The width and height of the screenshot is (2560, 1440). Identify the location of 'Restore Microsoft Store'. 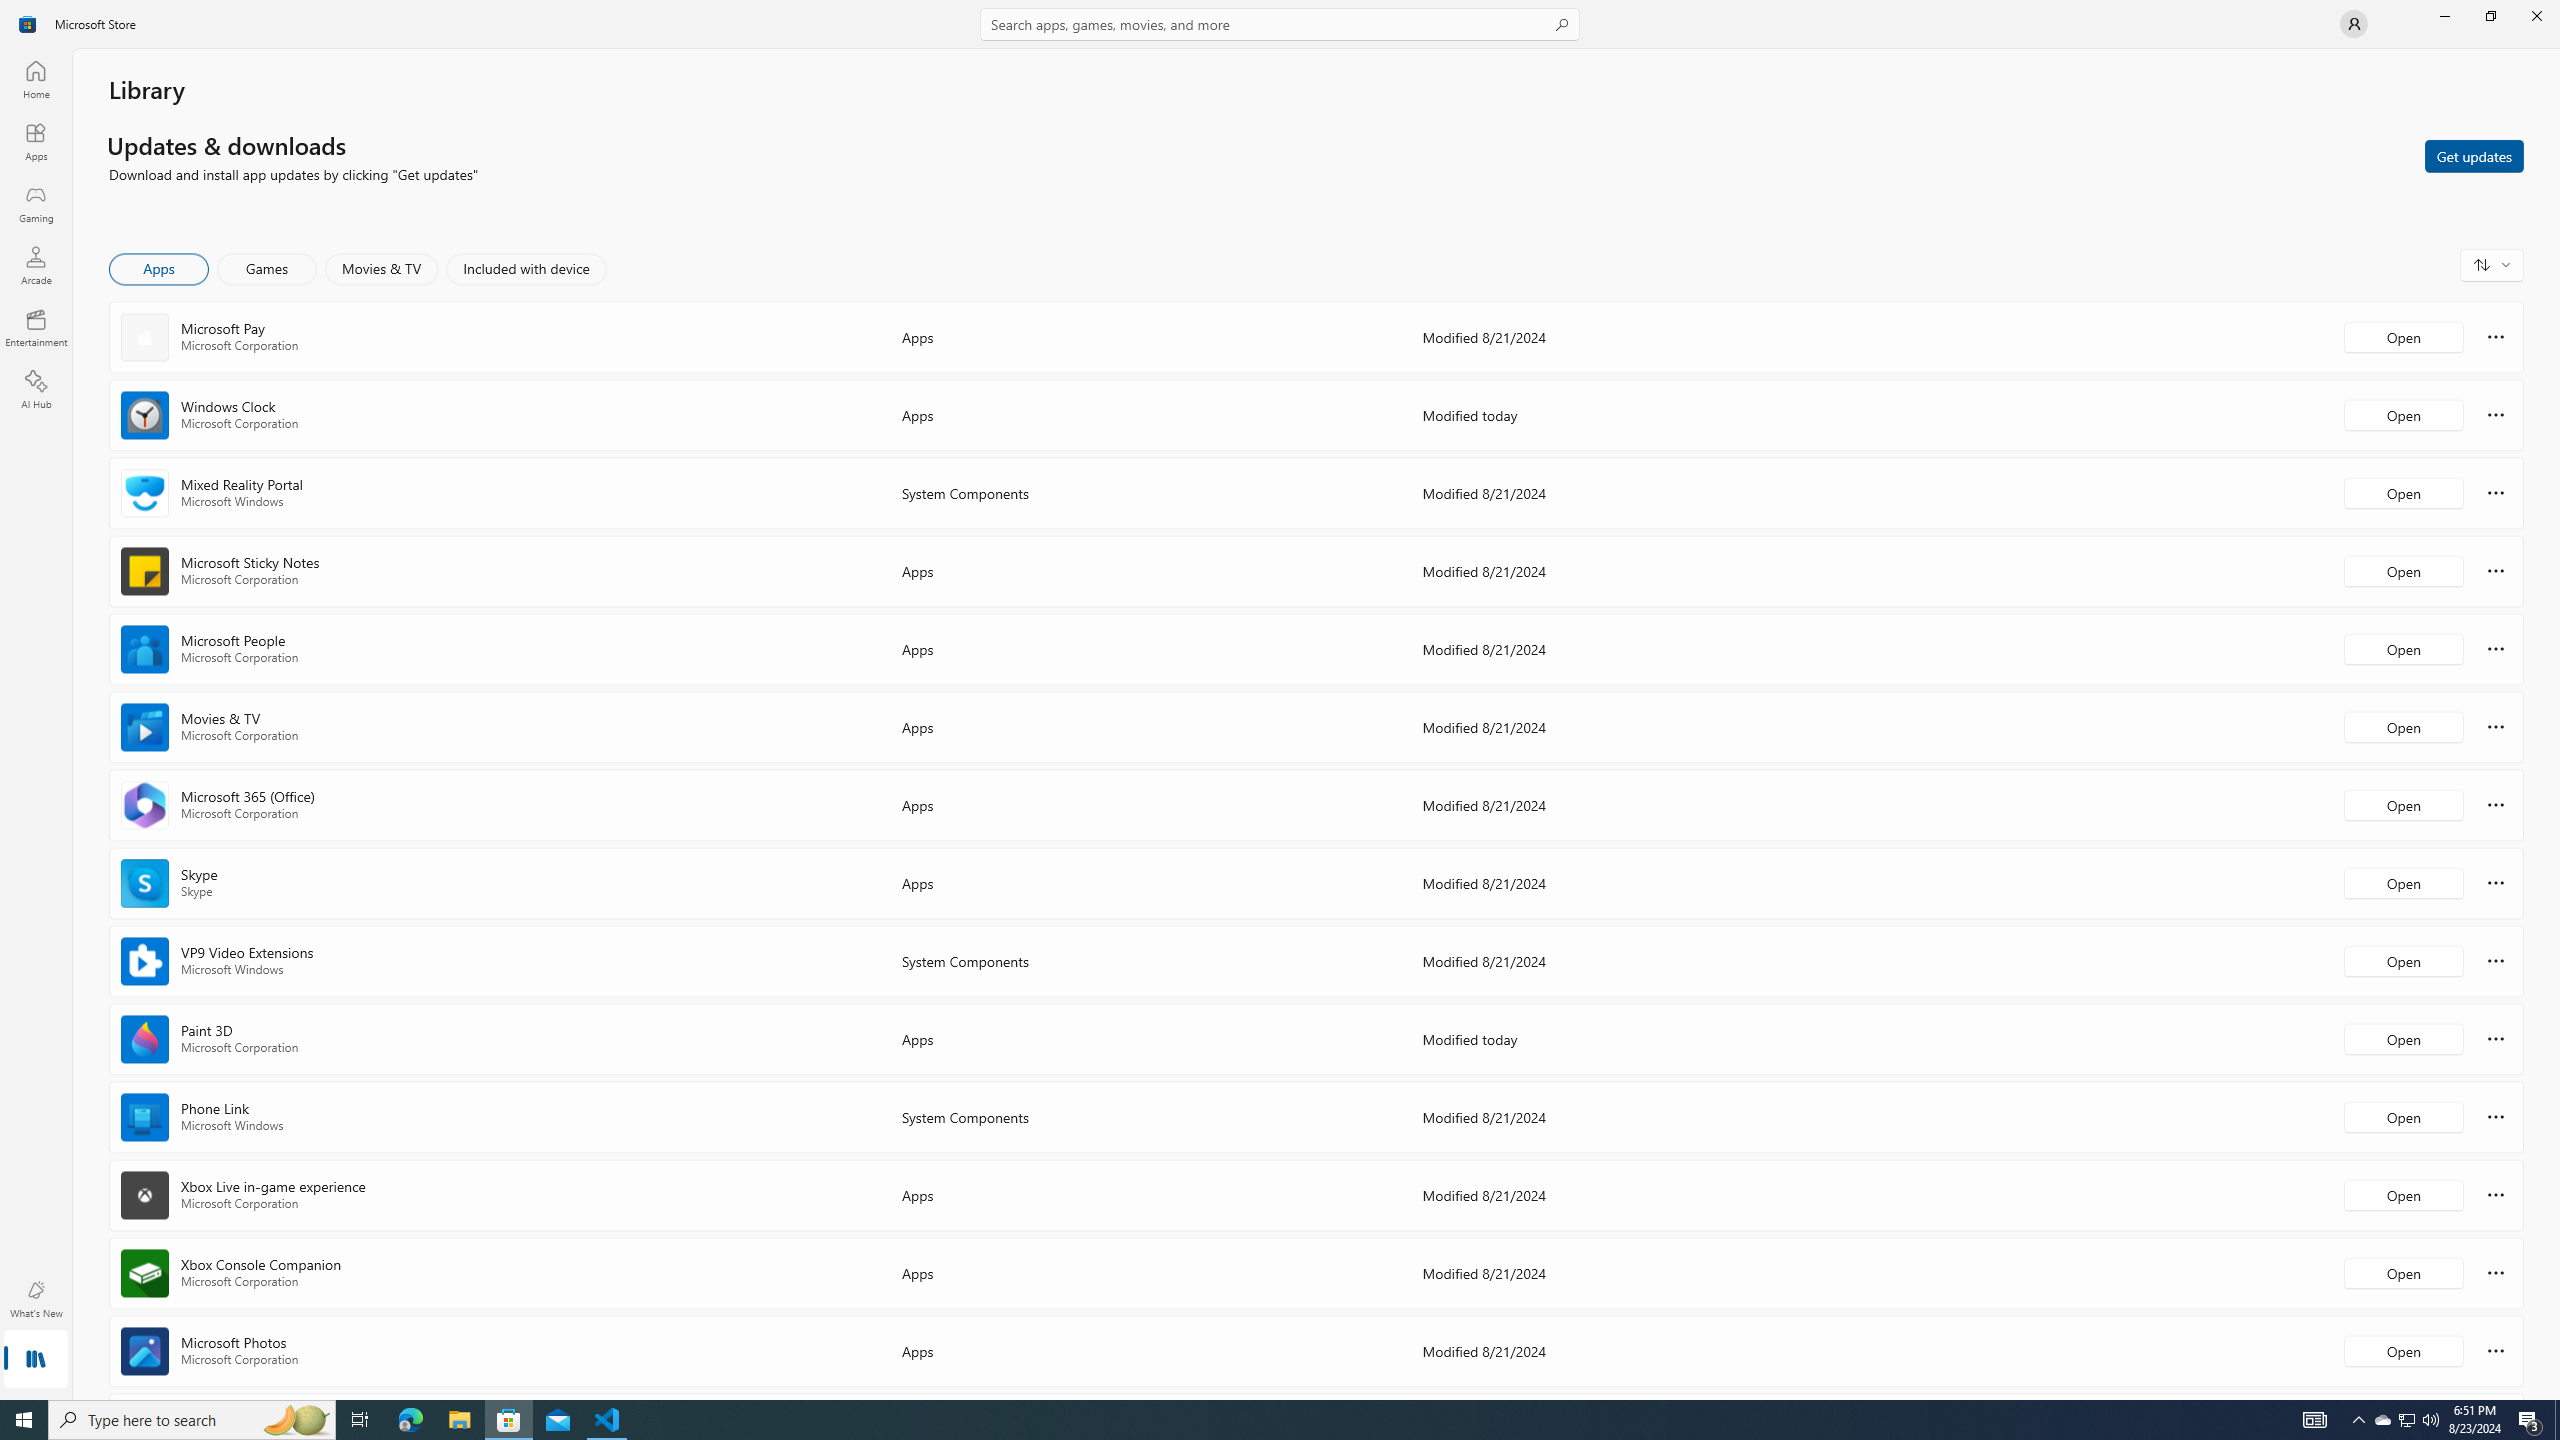
(2490, 15).